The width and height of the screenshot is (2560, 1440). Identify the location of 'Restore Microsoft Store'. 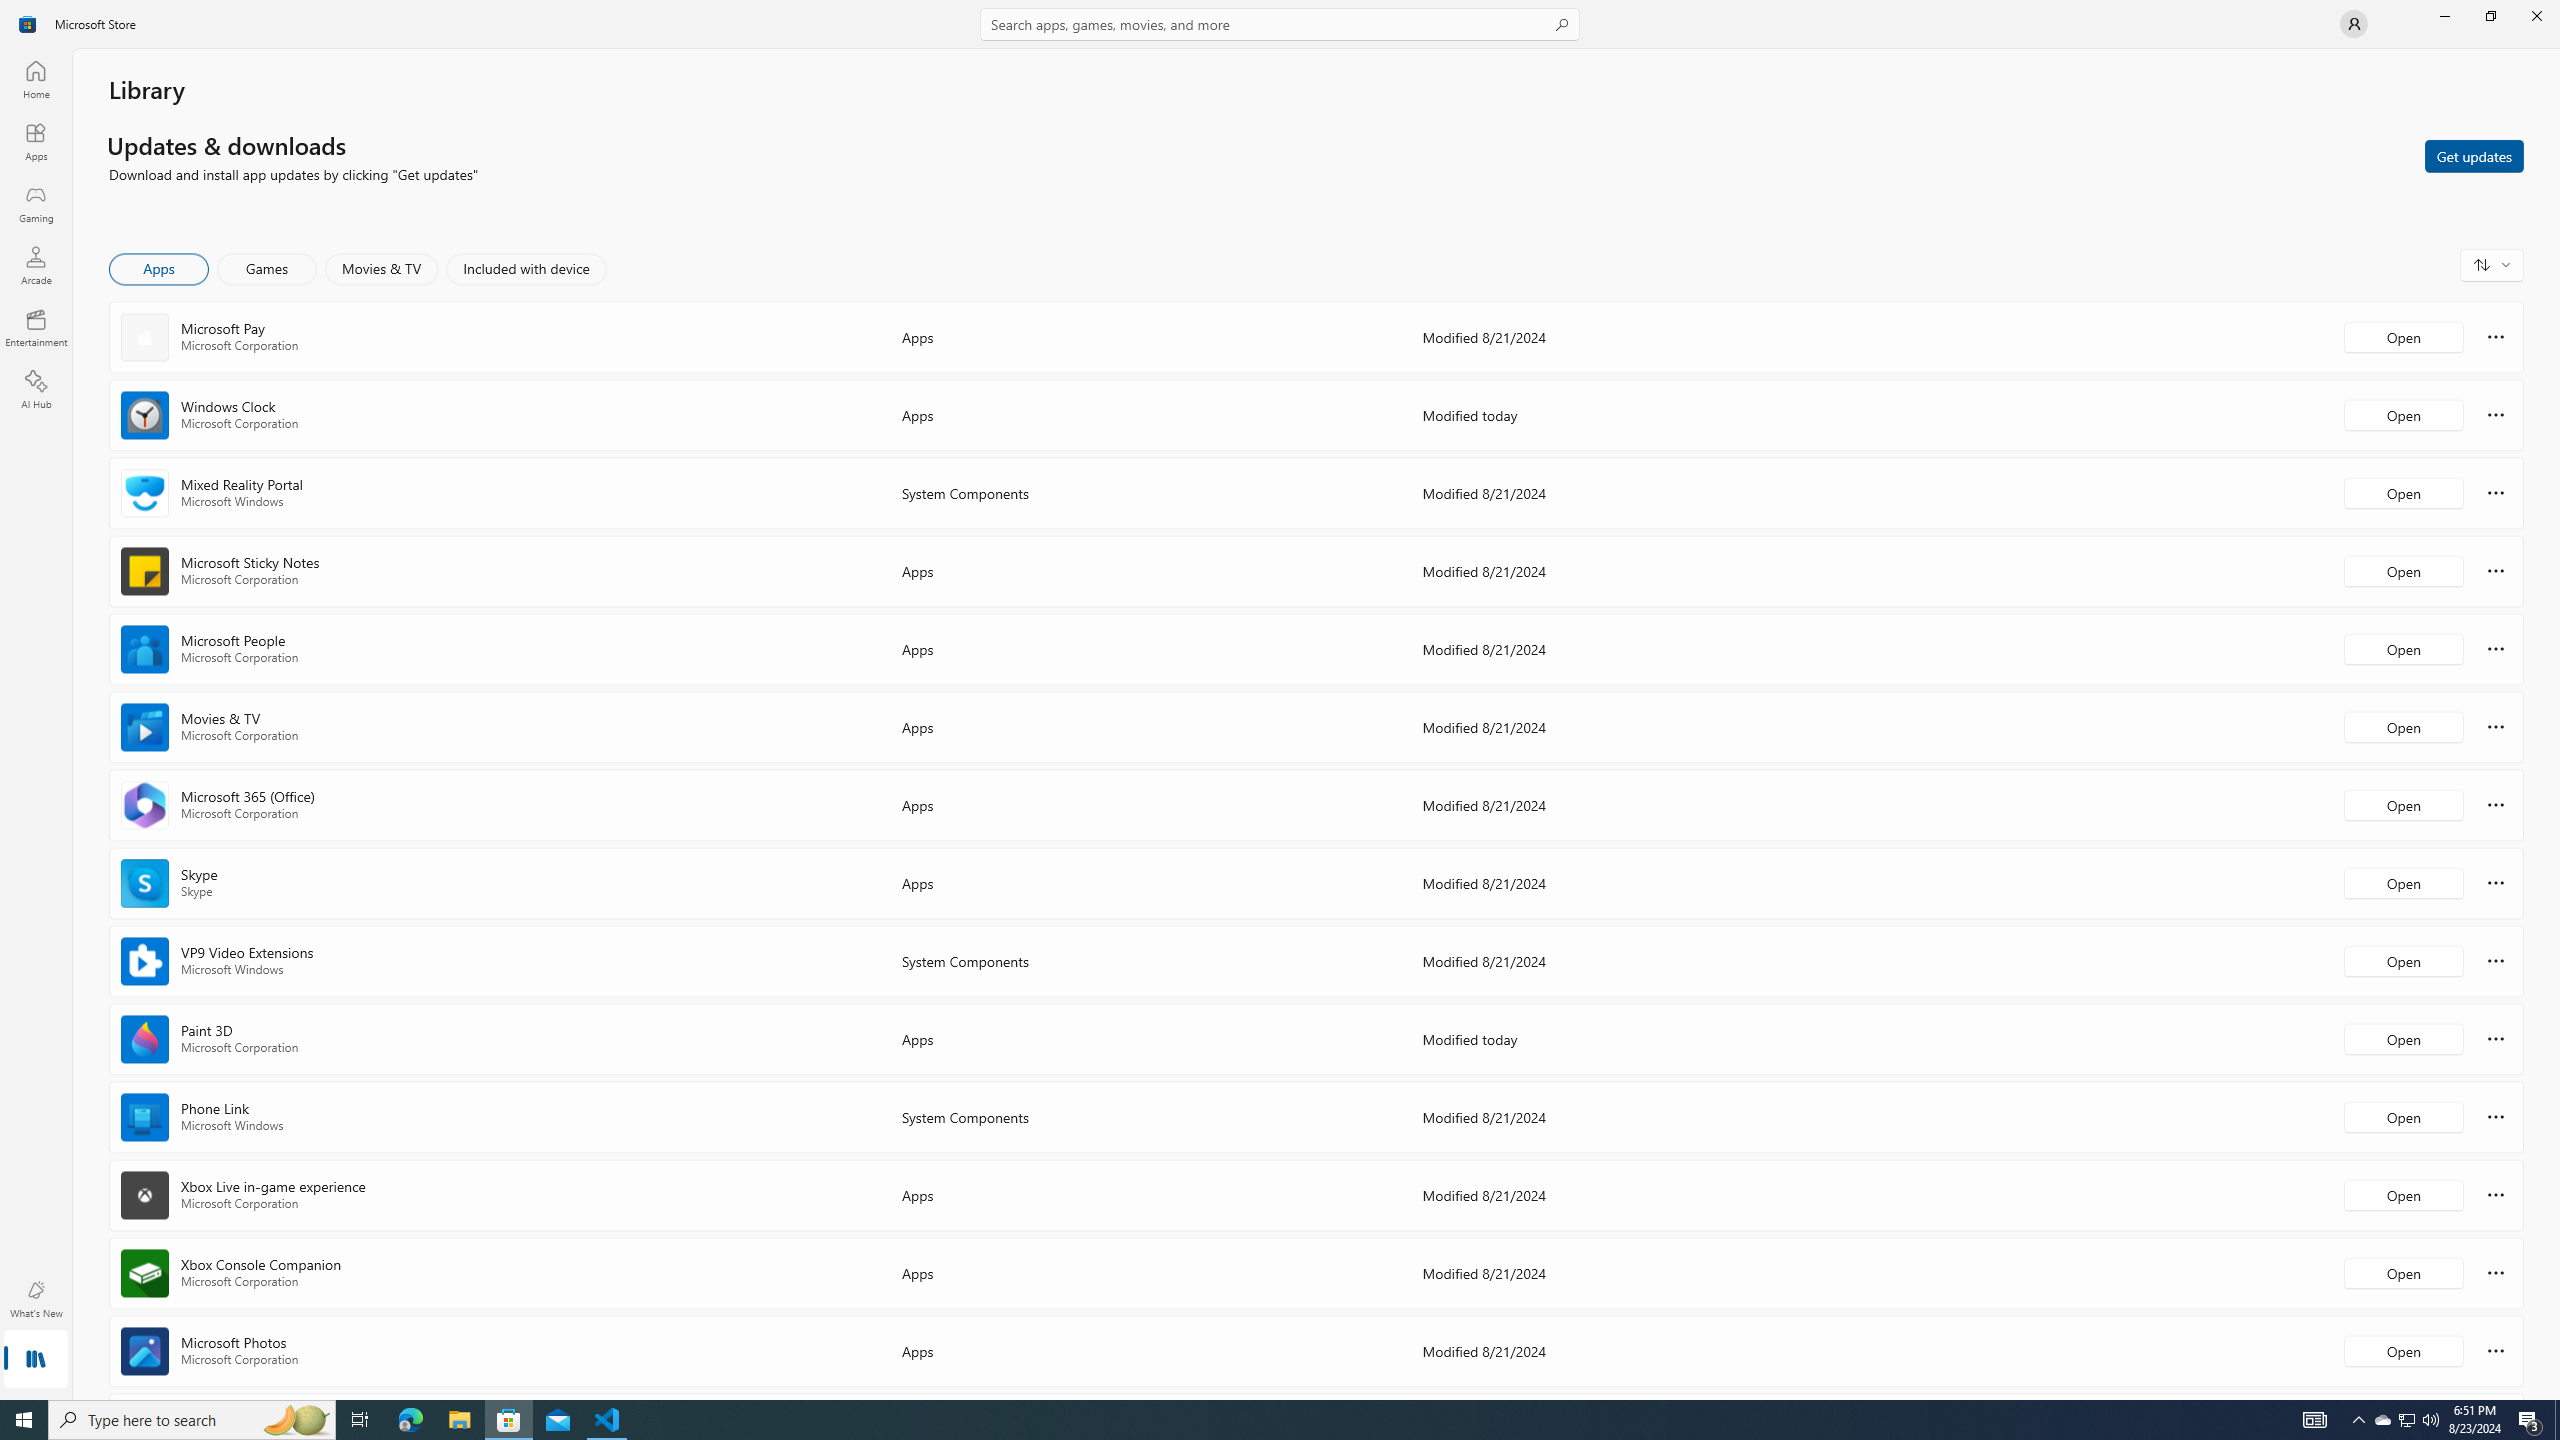
(2490, 15).